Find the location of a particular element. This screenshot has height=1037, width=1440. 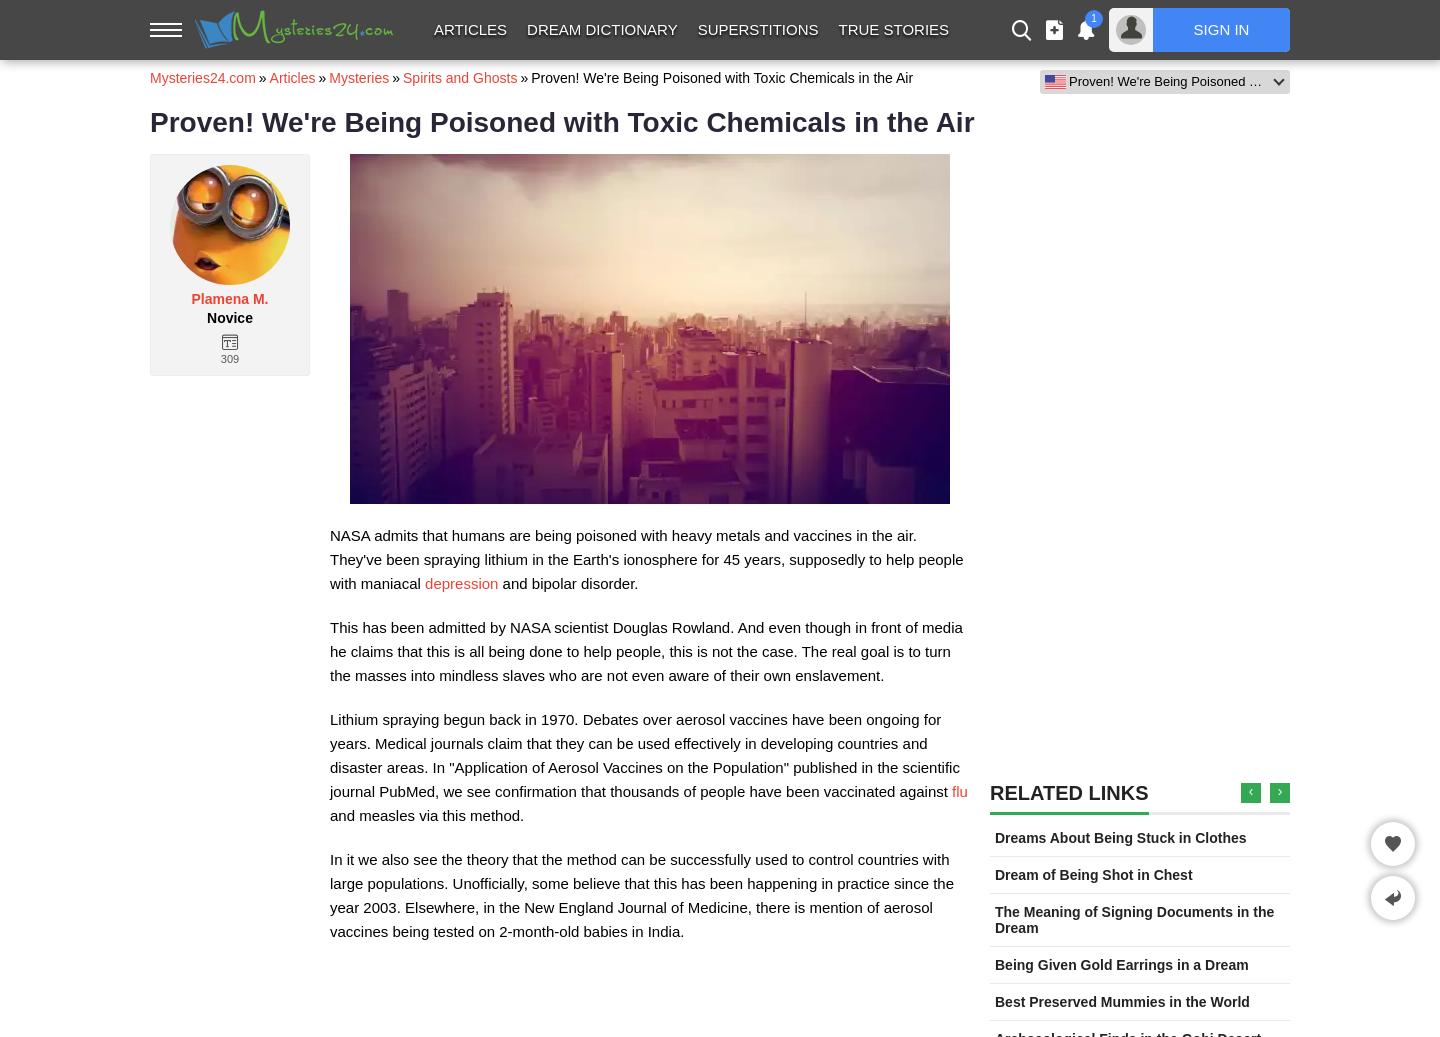

'Dreams About Being Stuck in Clothes' is located at coordinates (994, 837).